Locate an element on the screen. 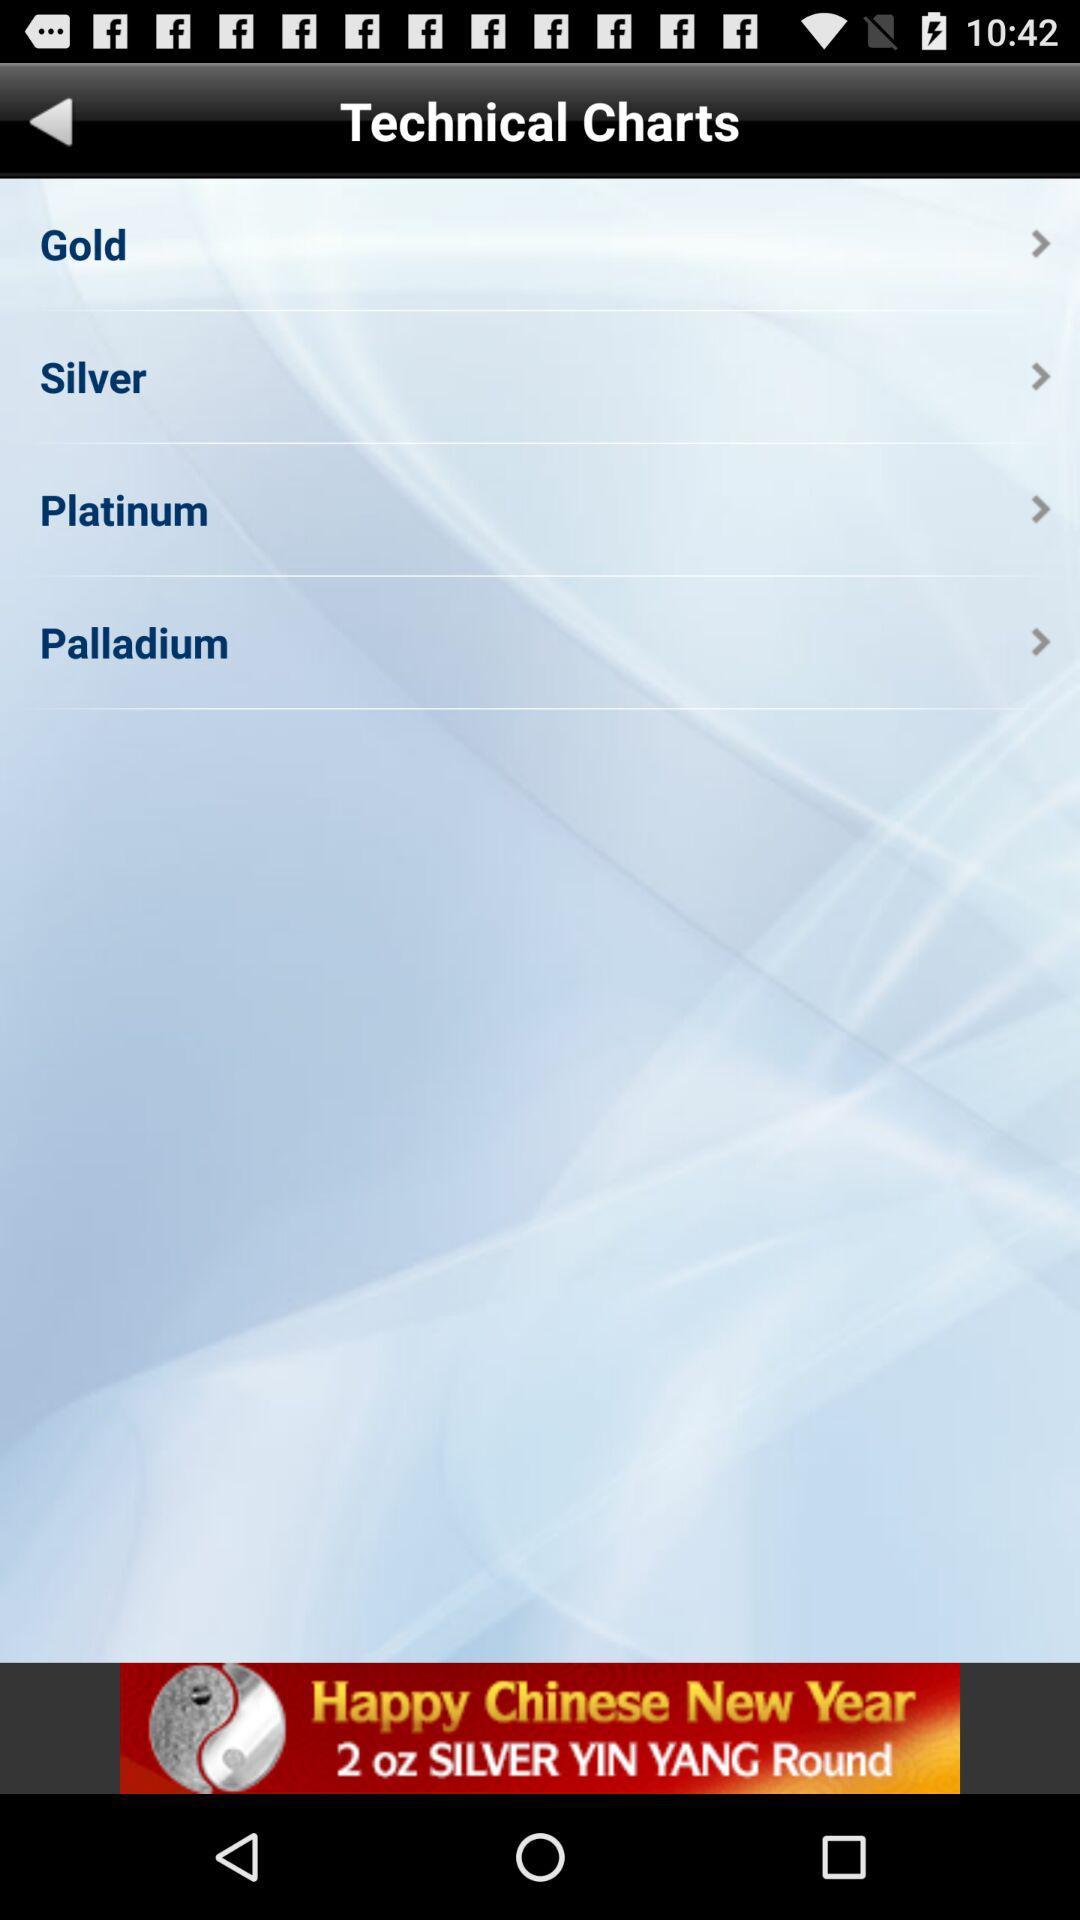 The height and width of the screenshot is (1920, 1080). the arrow_backward icon is located at coordinates (50, 133).